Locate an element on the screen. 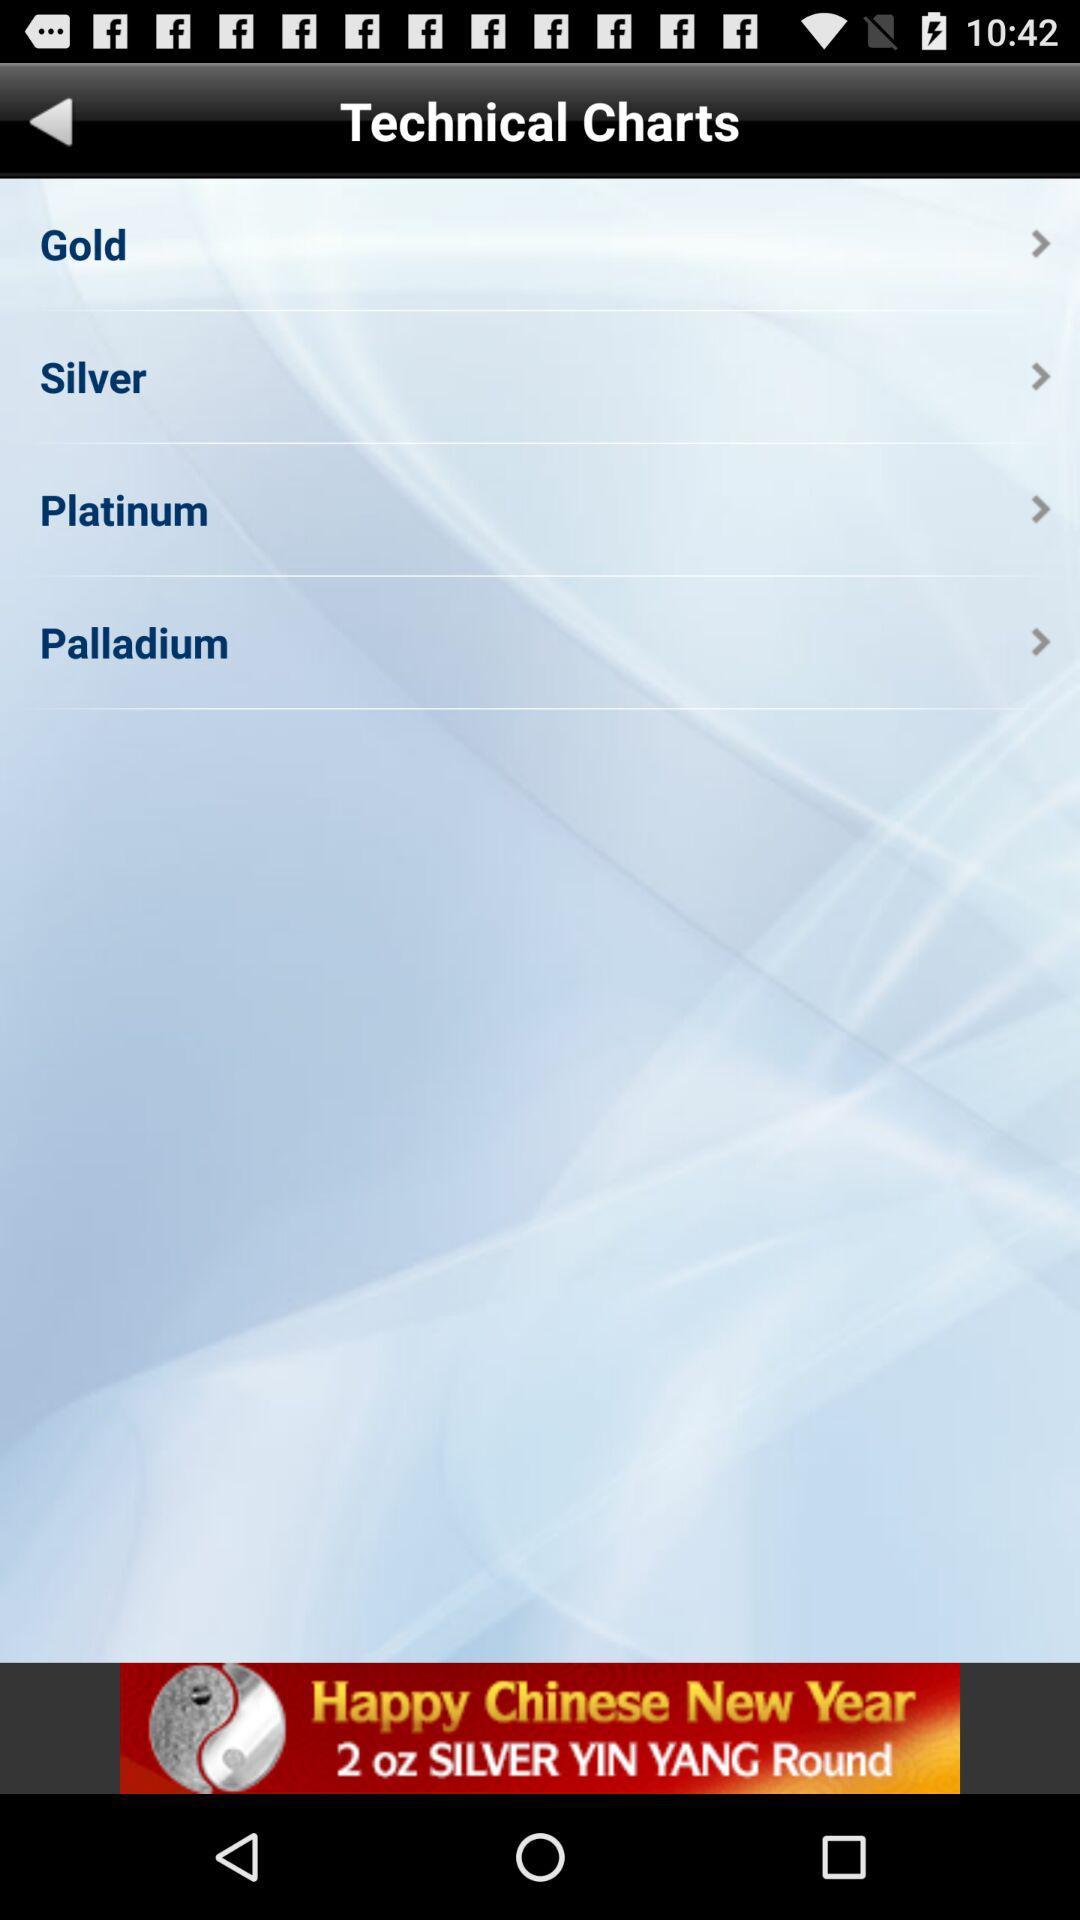 The height and width of the screenshot is (1920, 1080). the arrow_backward icon is located at coordinates (50, 133).